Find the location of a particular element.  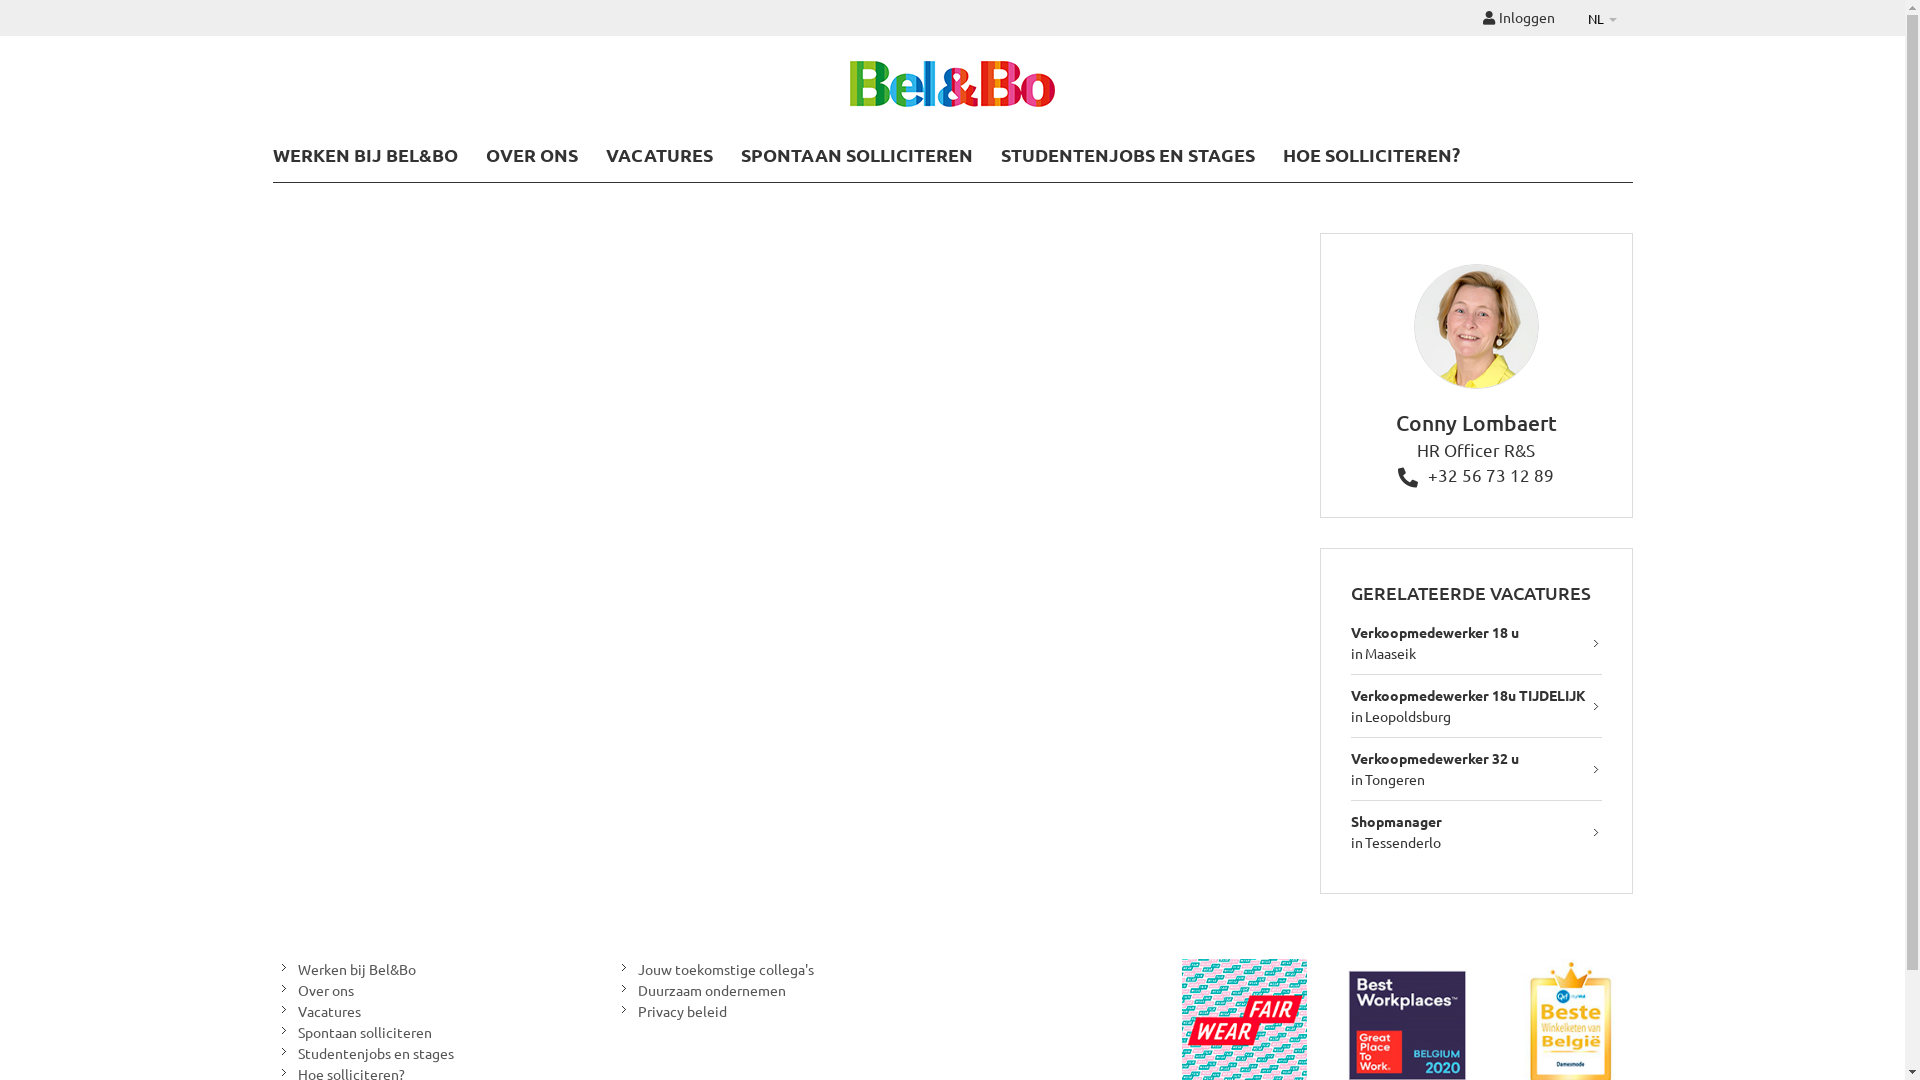

'Vacatures' is located at coordinates (315, 1011).